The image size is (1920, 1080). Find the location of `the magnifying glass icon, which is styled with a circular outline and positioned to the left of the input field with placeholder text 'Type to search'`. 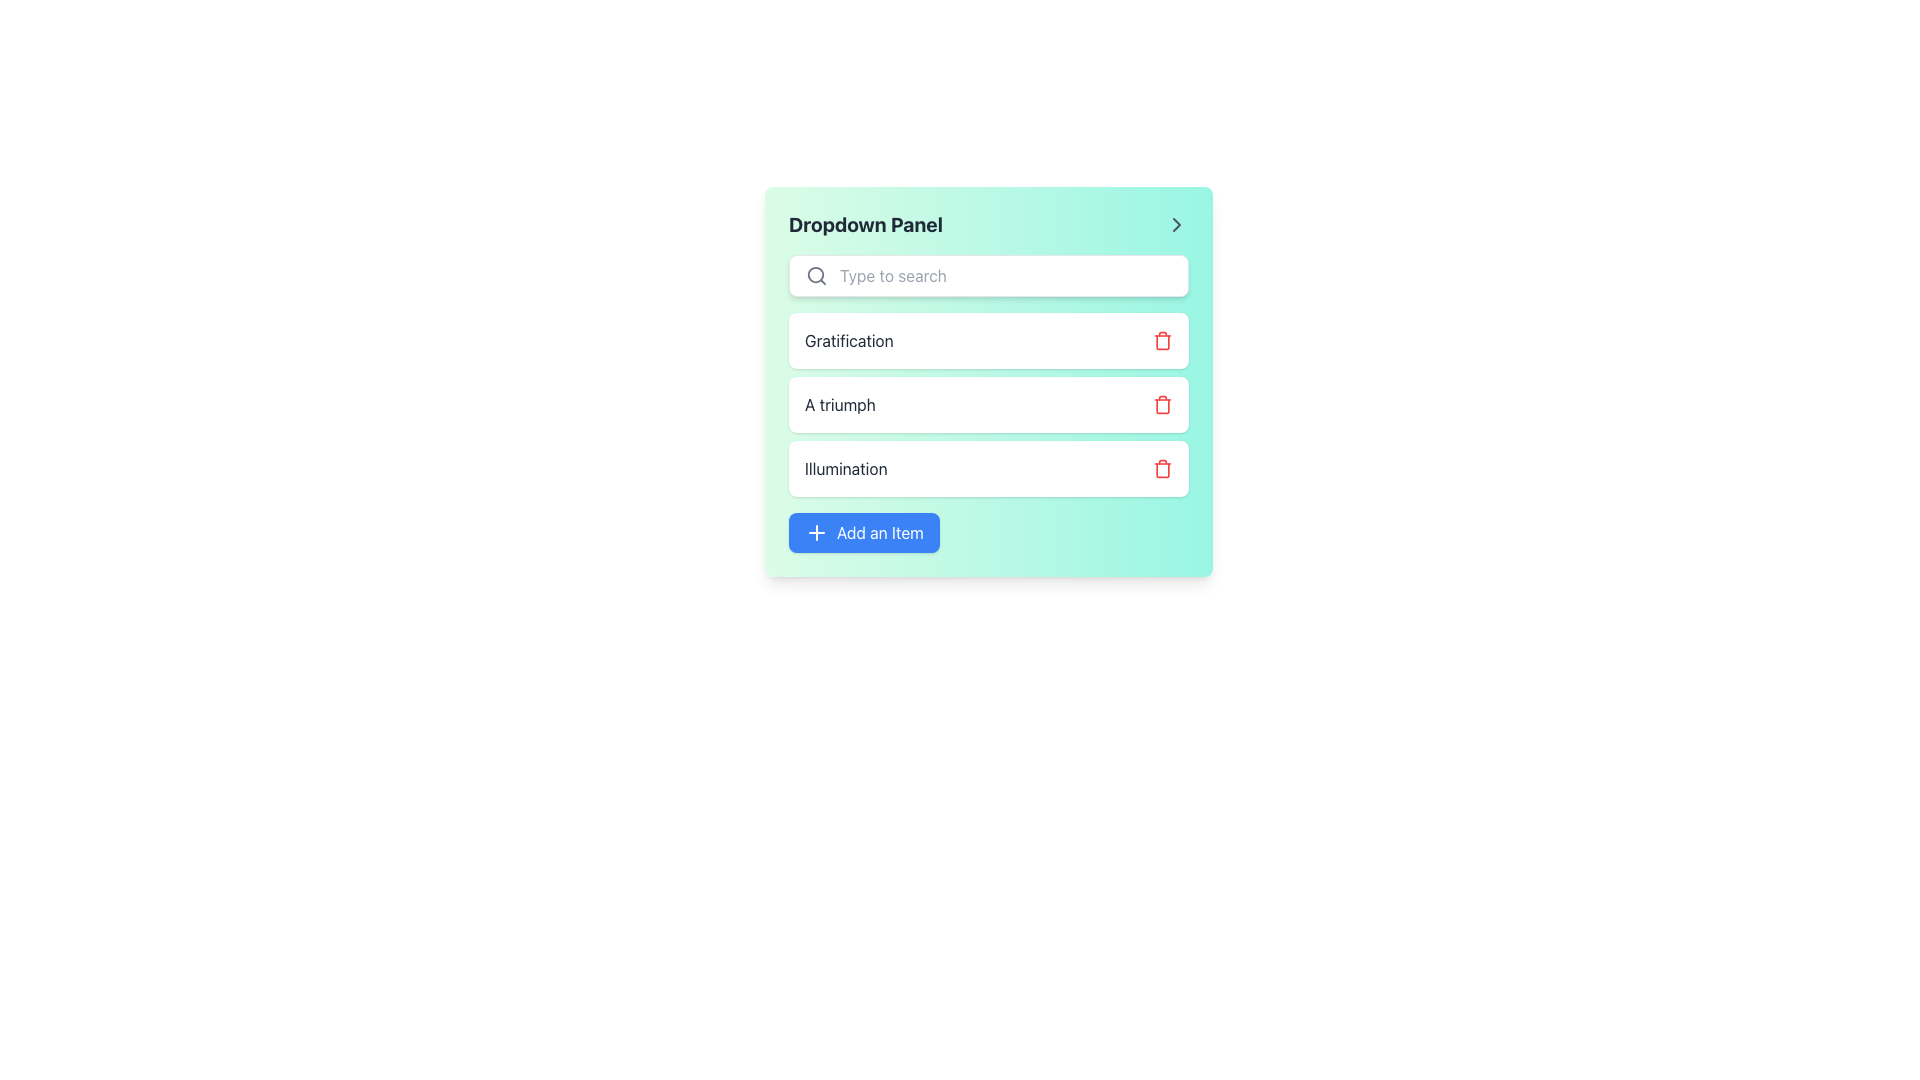

the magnifying glass icon, which is styled with a circular outline and positioned to the left of the input field with placeholder text 'Type to search' is located at coordinates (816, 276).